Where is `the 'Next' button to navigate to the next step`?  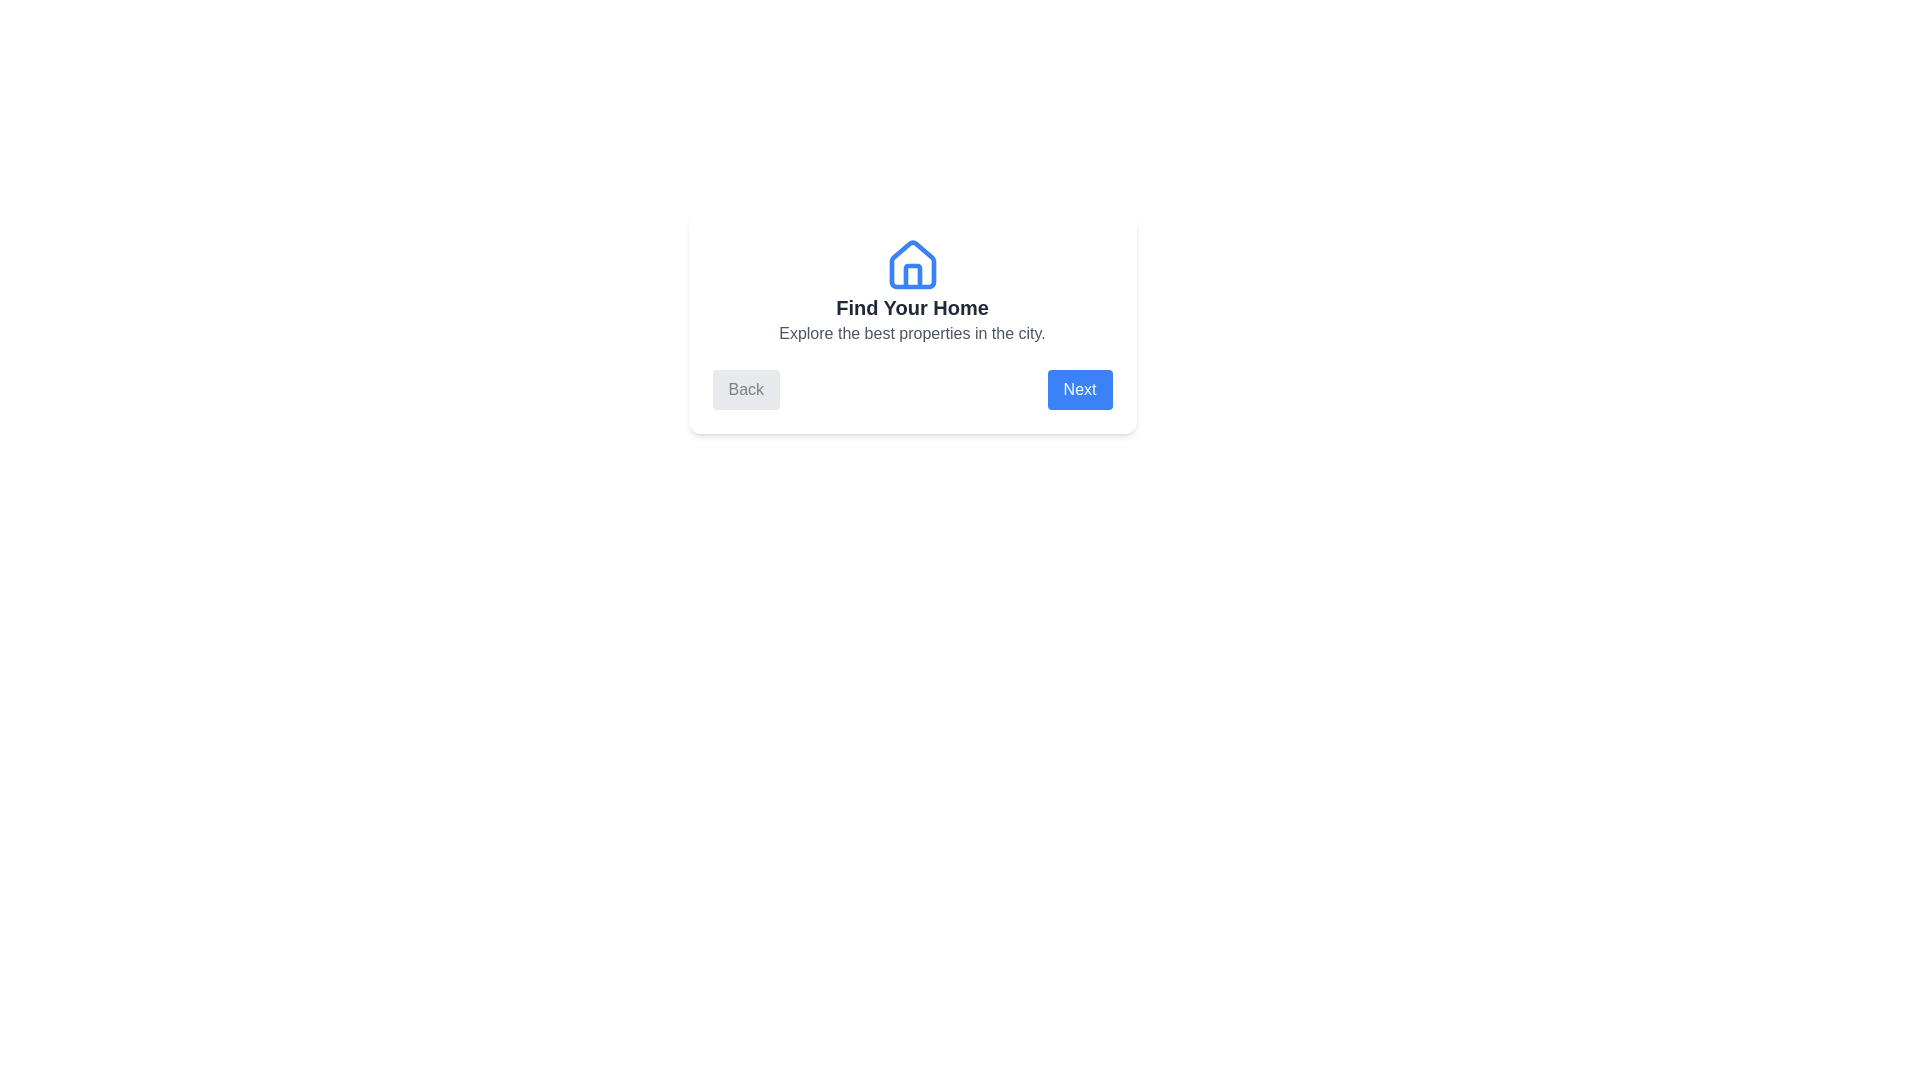
the 'Next' button to navigate to the next step is located at coordinates (1079, 389).